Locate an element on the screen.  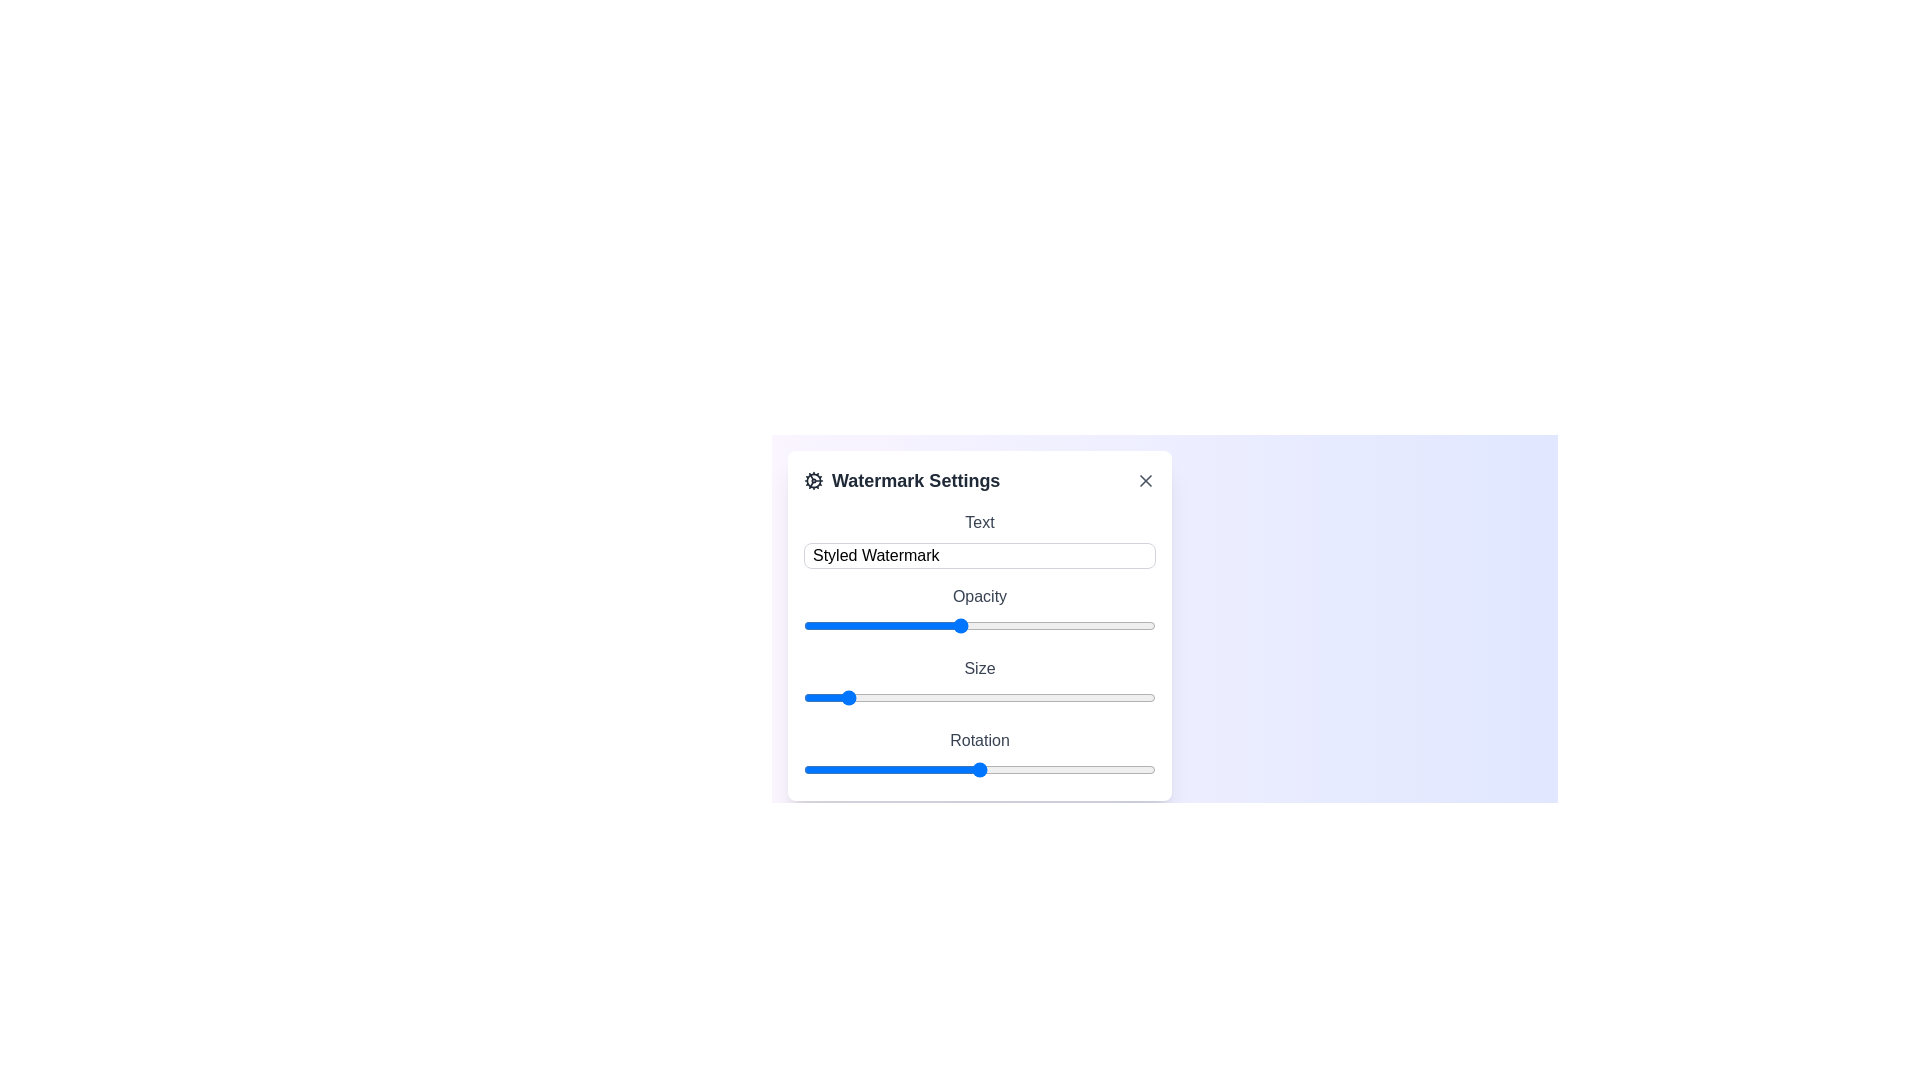
the size is located at coordinates (1076, 697).